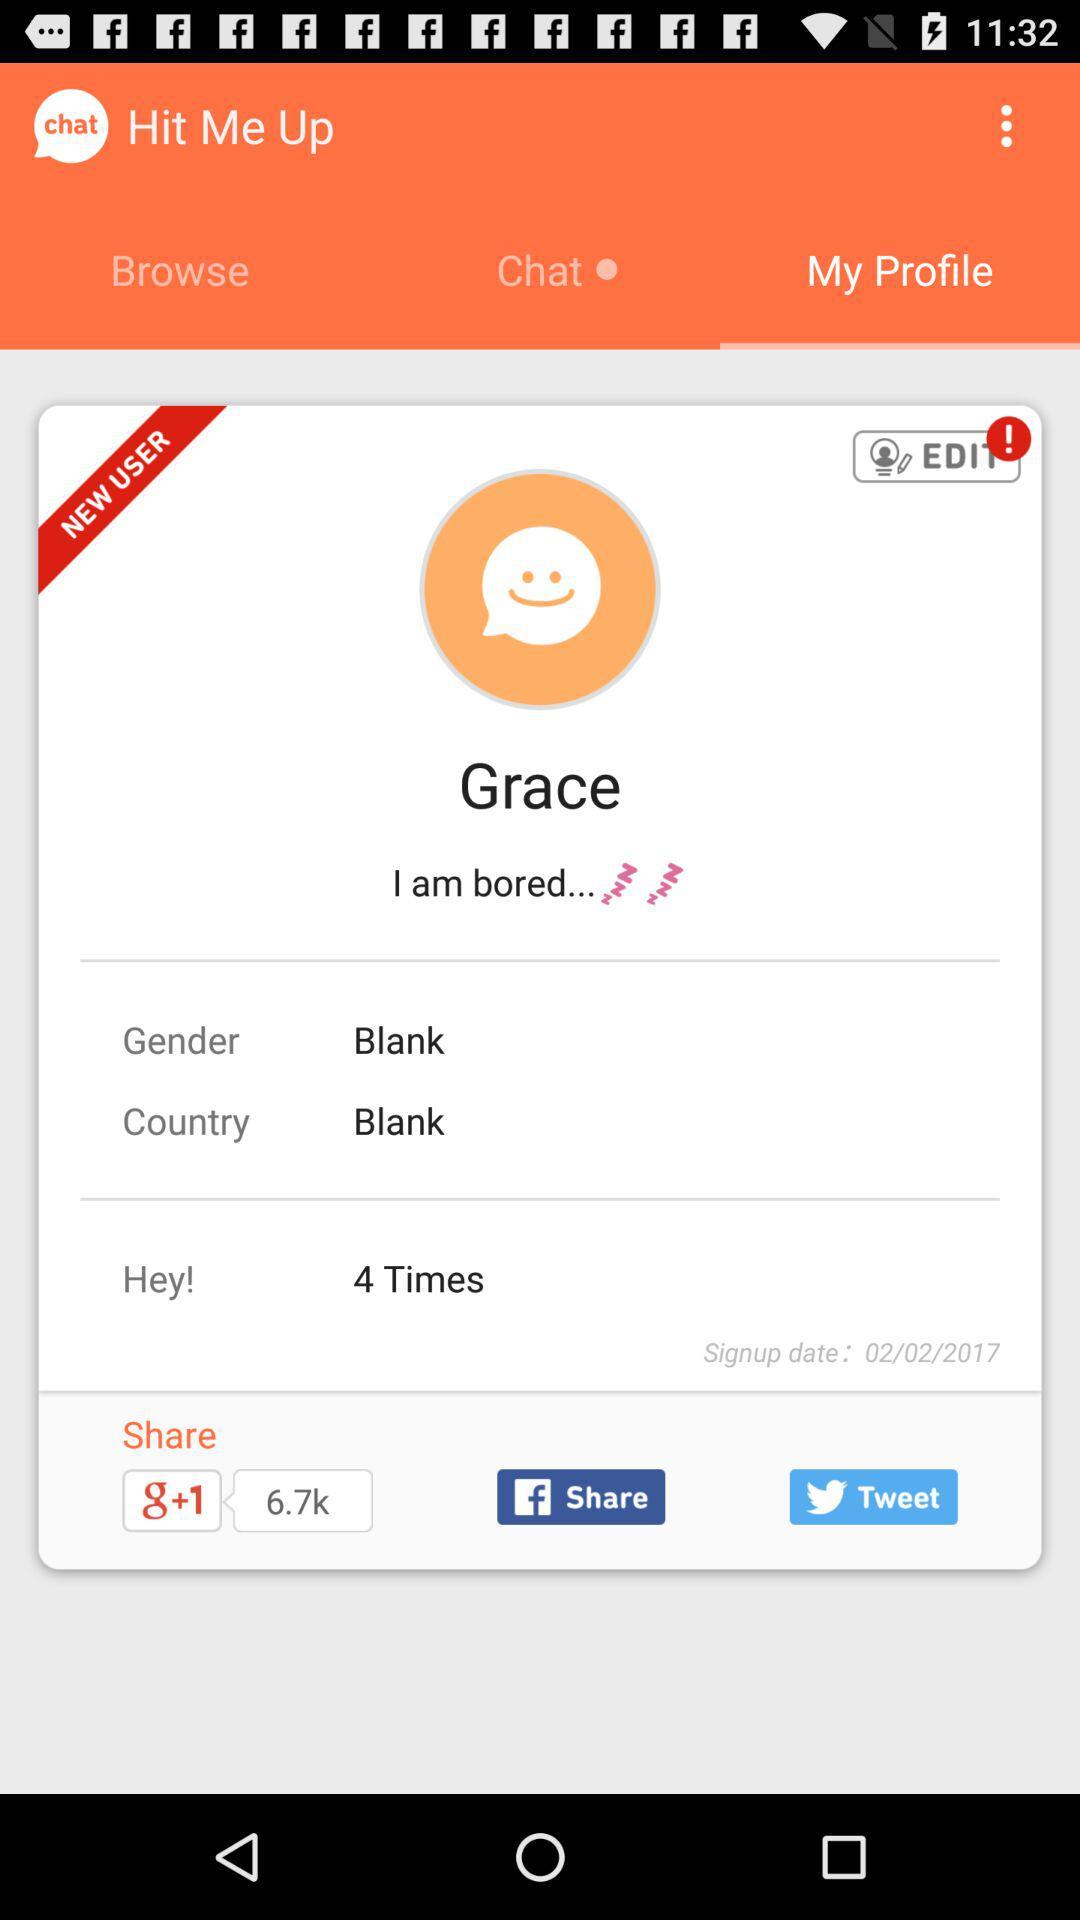 The height and width of the screenshot is (1920, 1080). Describe the element at coordinates (1006, 124) in the screenshot. I see `button to the right of browse` at that location.